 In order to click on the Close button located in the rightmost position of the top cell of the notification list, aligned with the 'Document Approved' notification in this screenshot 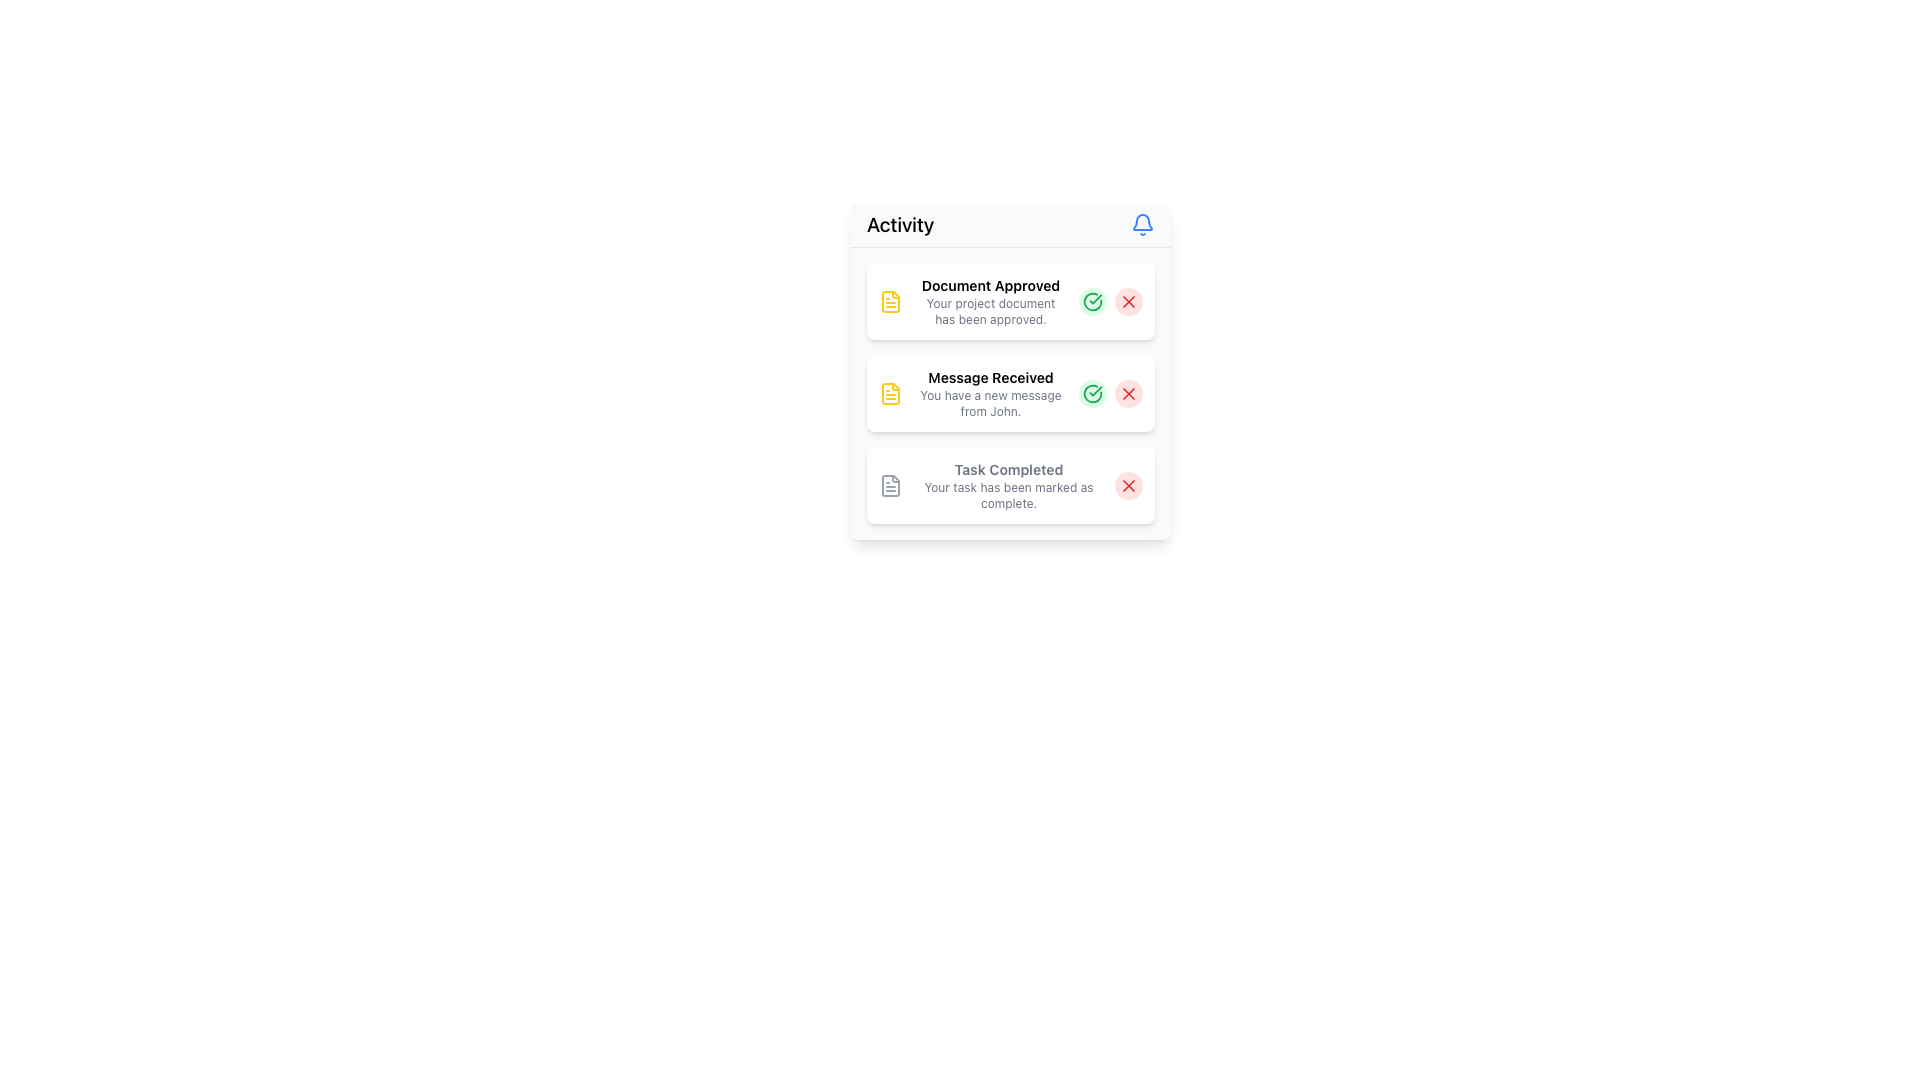, I will do `click(1128, 301)`.